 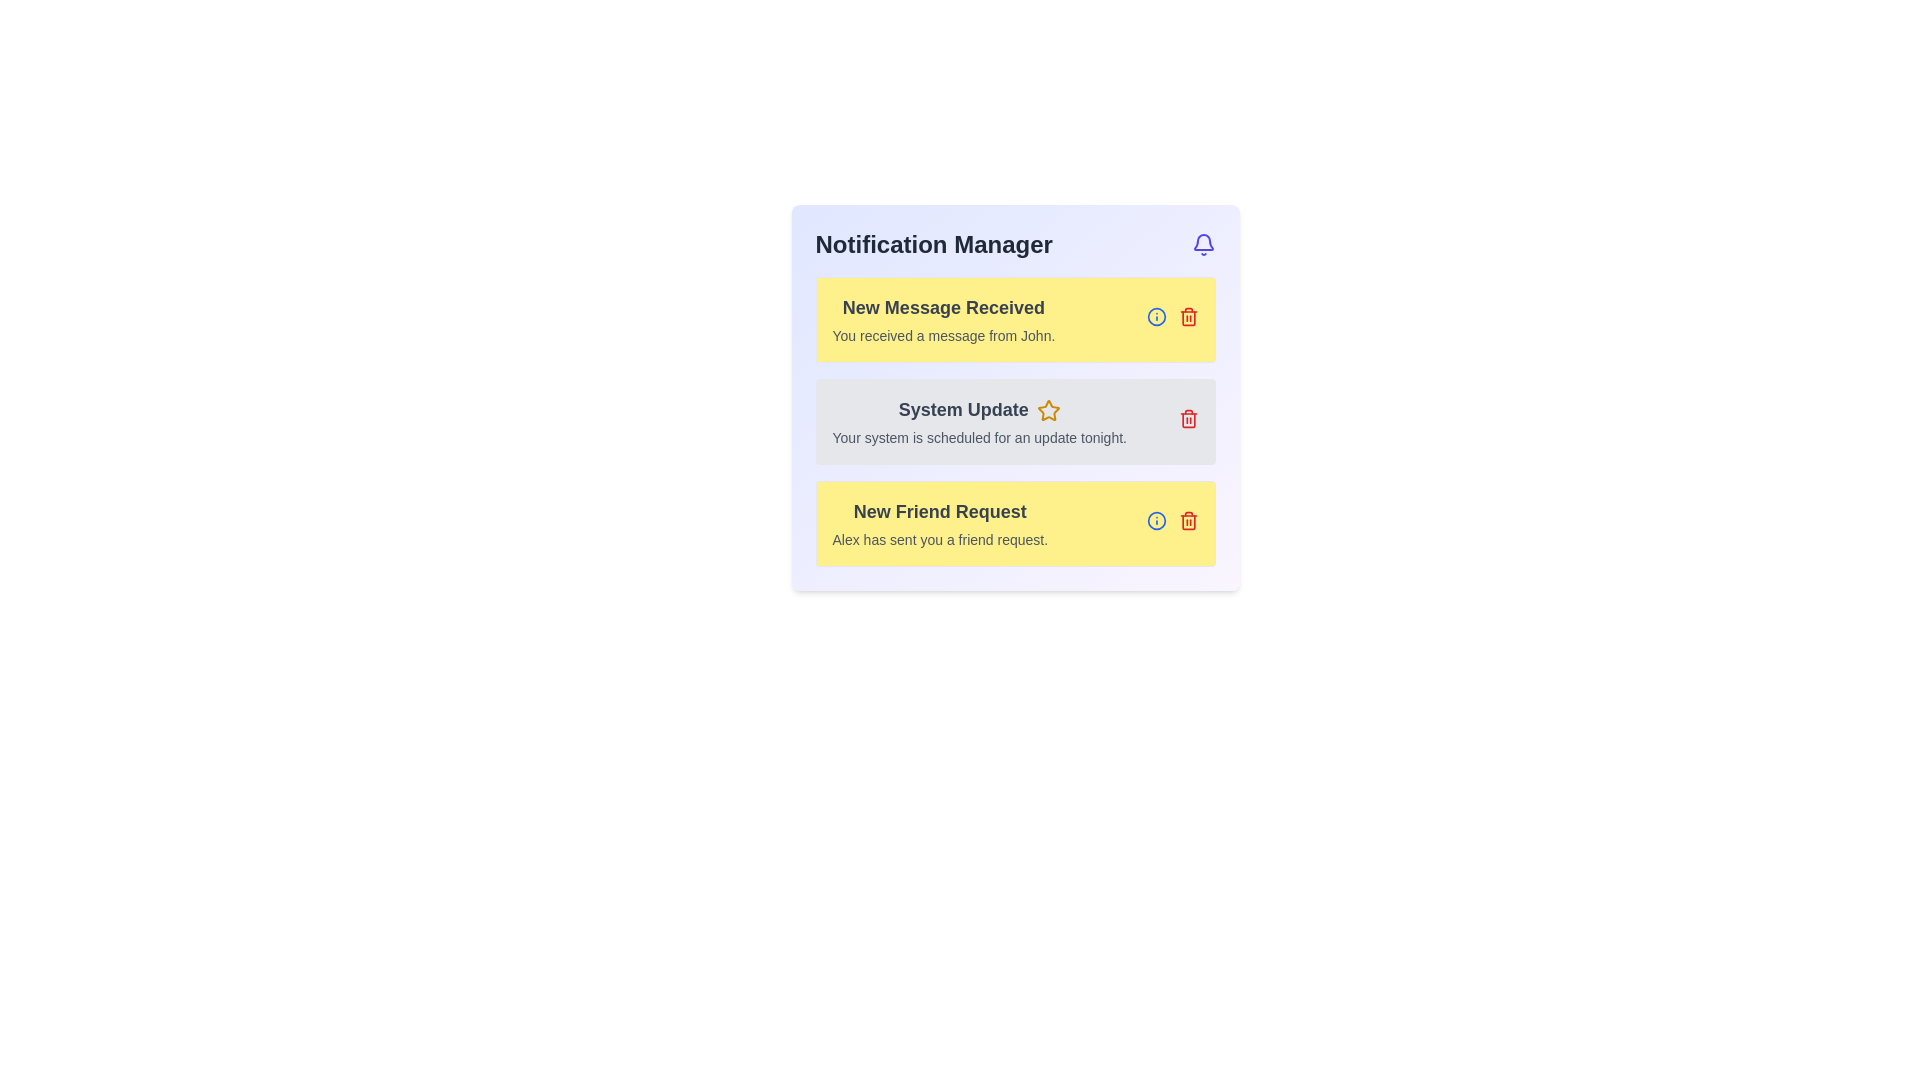 What do you see at coordinates (1047, 409) in the screenshot?
I see `the star icon with a yellow fill and white stroke located to the right of the 'System Update' notification text` at bounding box center [1047, 409].